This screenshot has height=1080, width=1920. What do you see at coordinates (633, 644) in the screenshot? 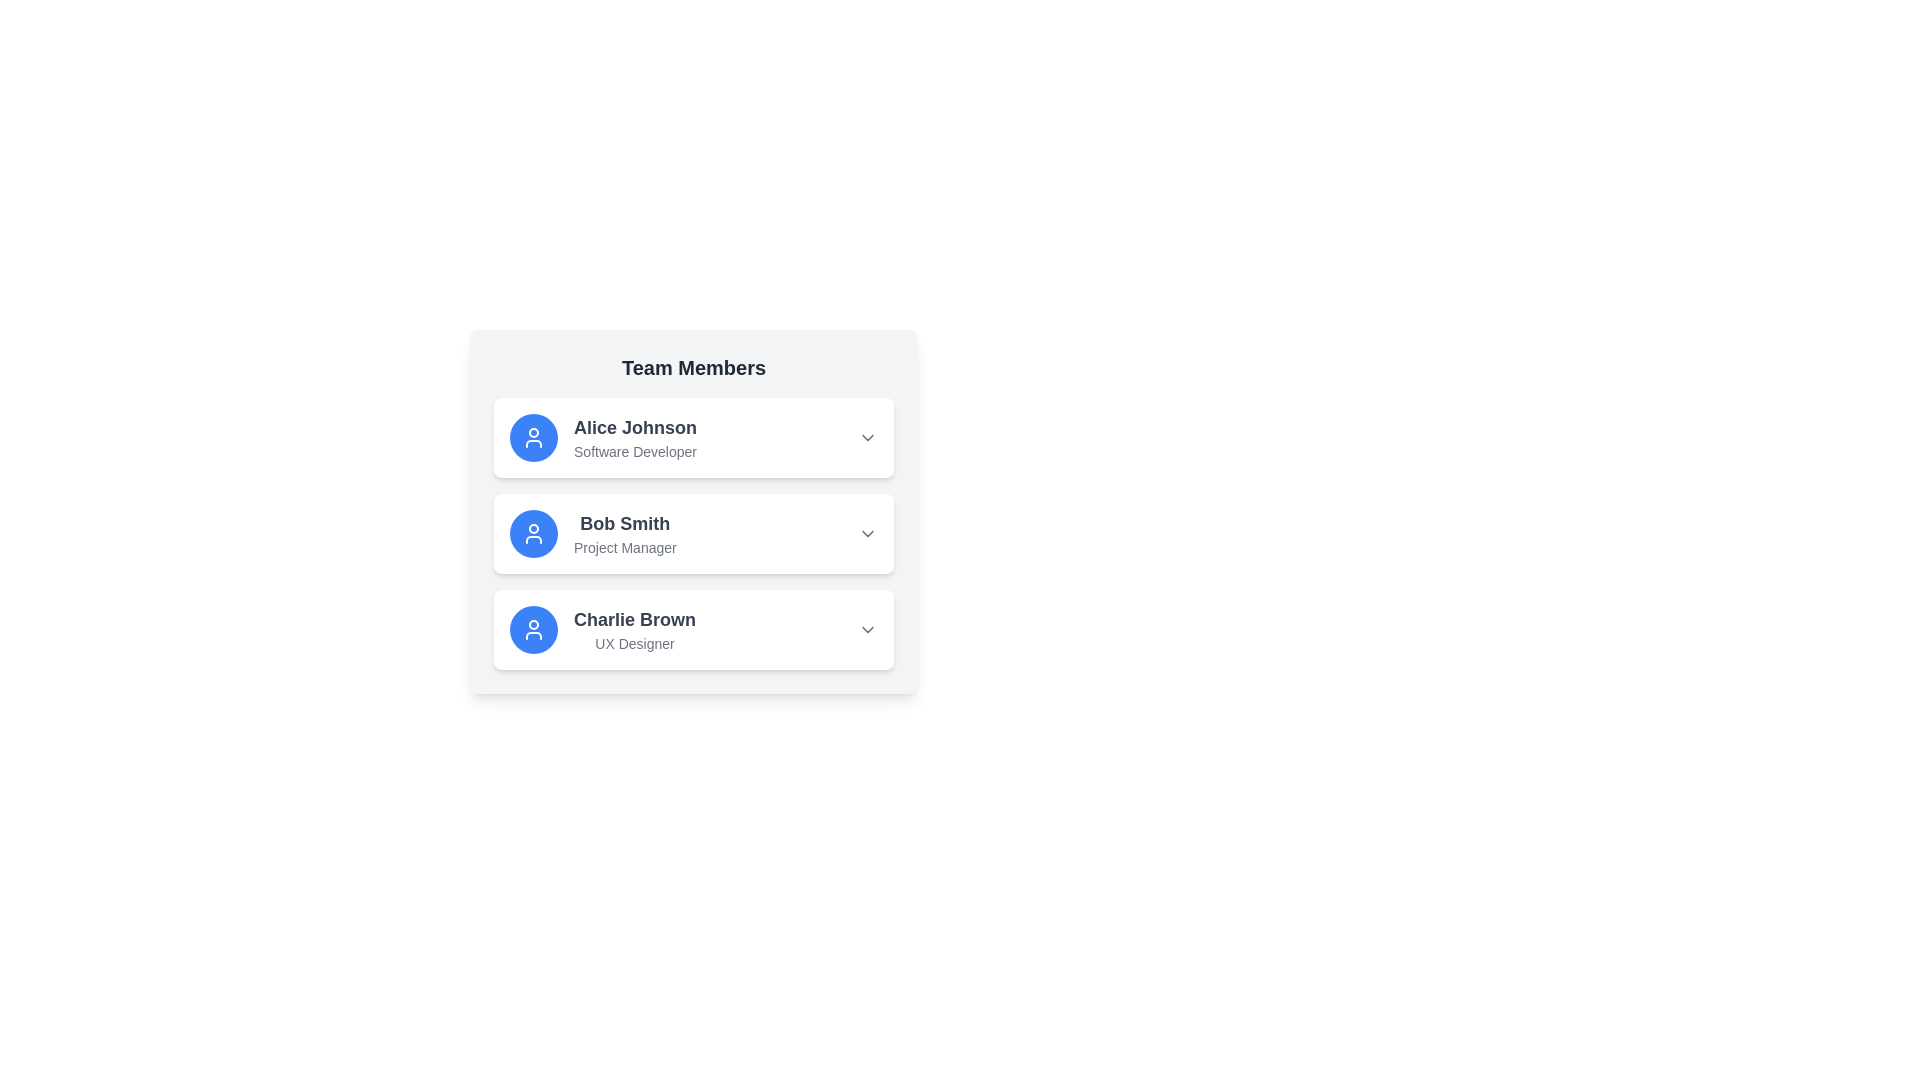
I see `text content of the 'UX Designer' label, which is a small-sized gray text positioned beneath 'Charlie Brown' in the Team Members list` at bounding box center [633, 644].